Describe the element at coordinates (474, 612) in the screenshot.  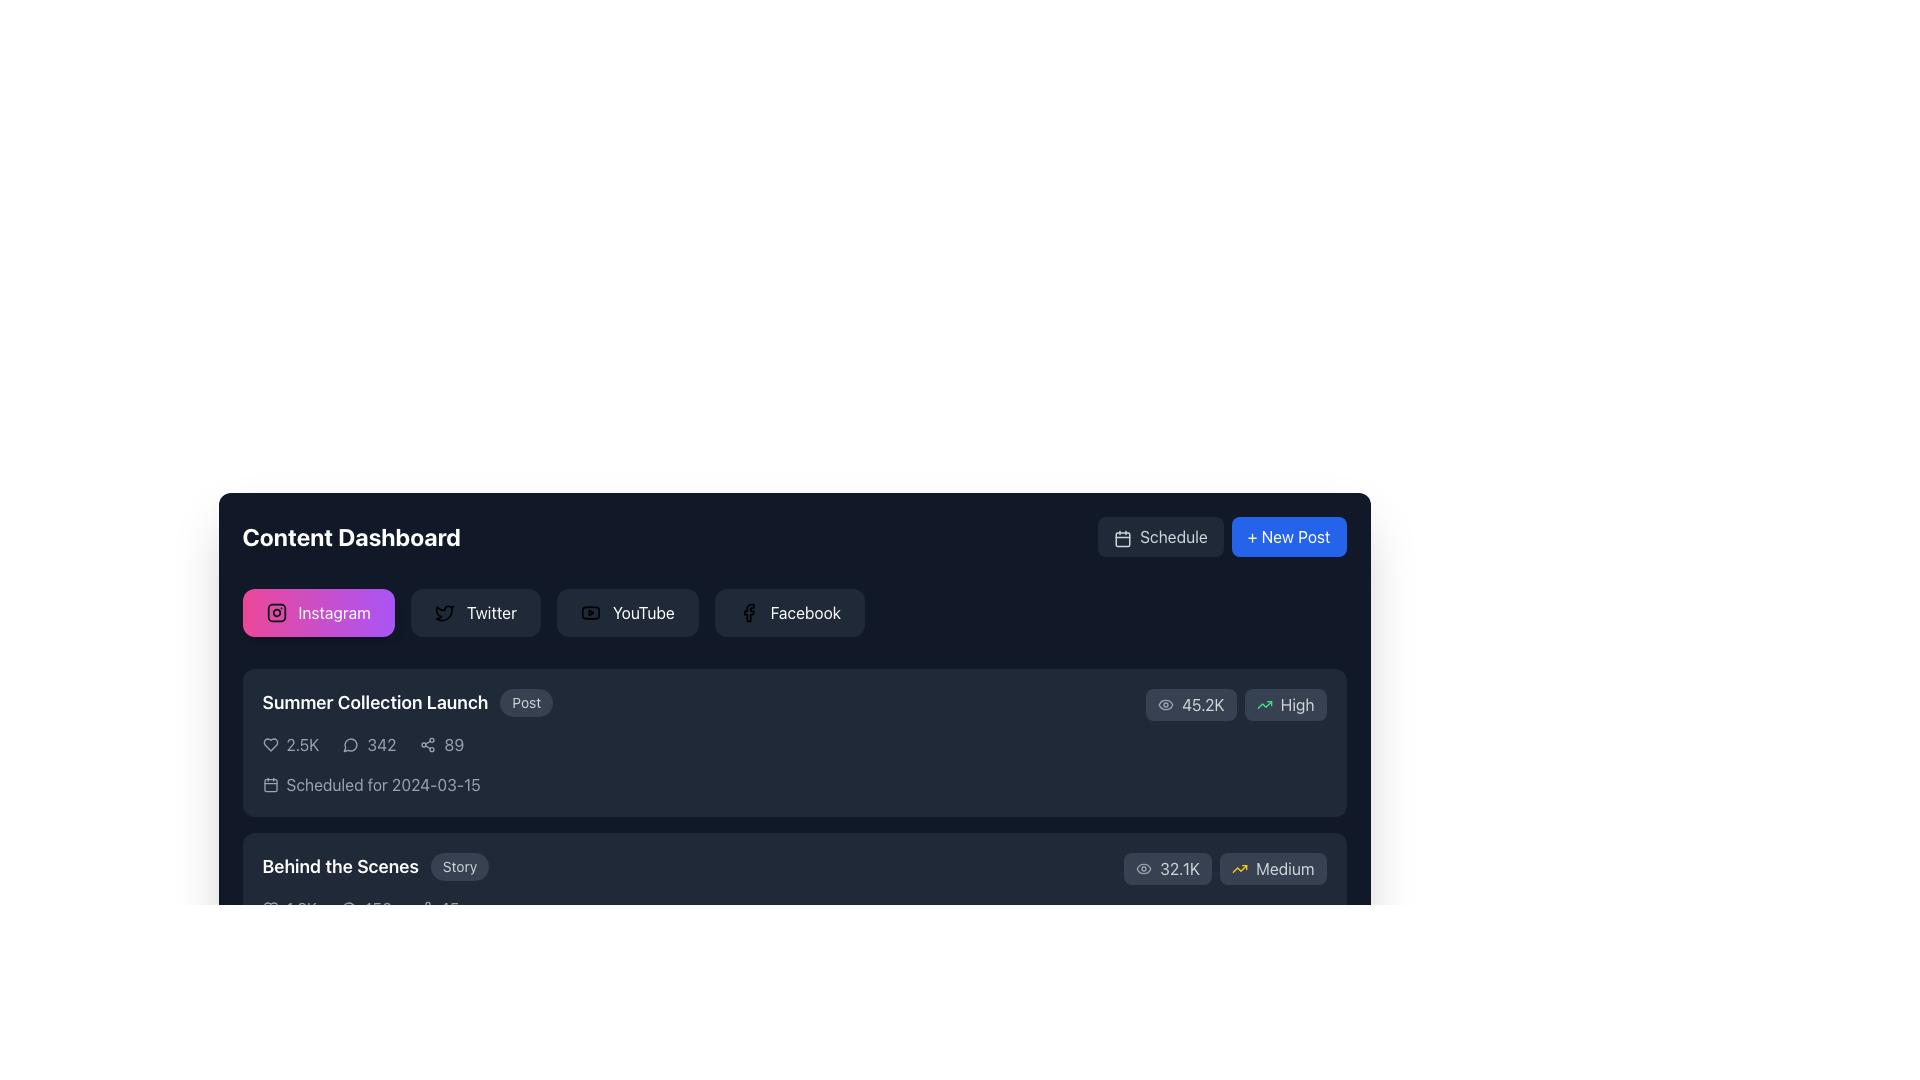
I see `the rectangular button with rounded corners that has a dark gray background and displays a white Twitter icon followed by the text 'Twitter'` at that location.